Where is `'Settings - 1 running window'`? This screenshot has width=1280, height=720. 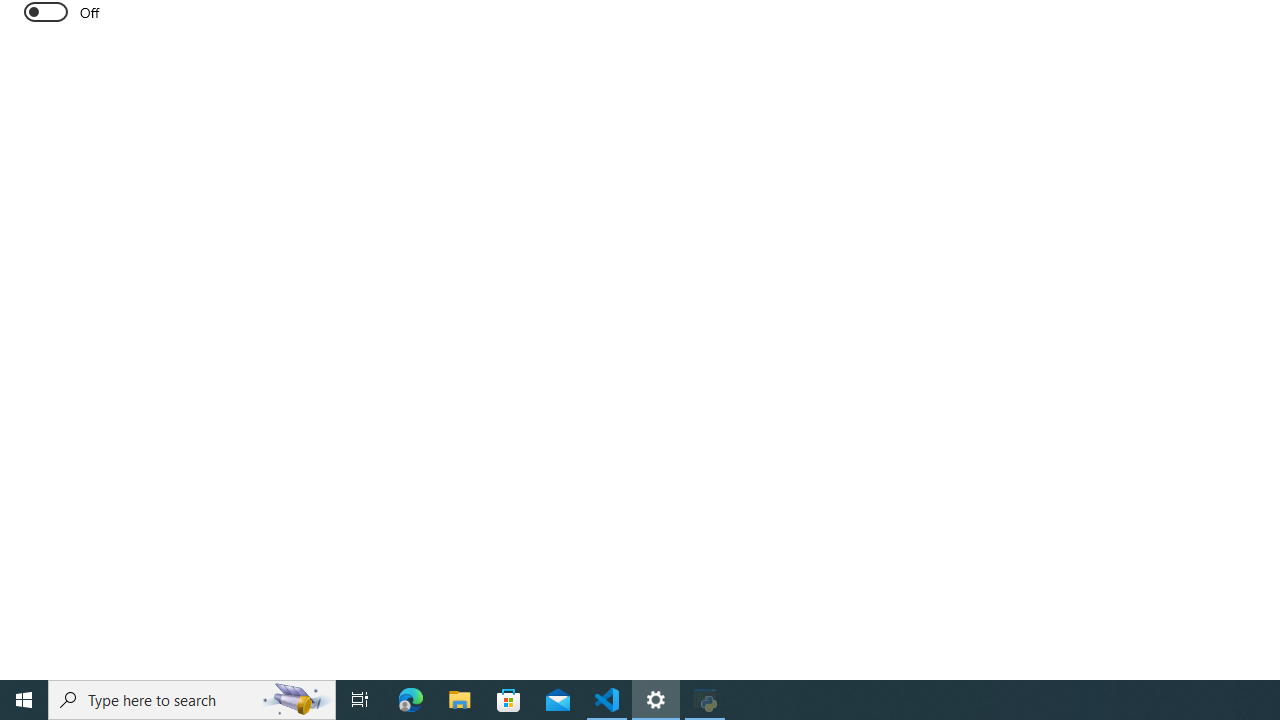 'Settings - 1 running window' is located at coordinates (656, 698).